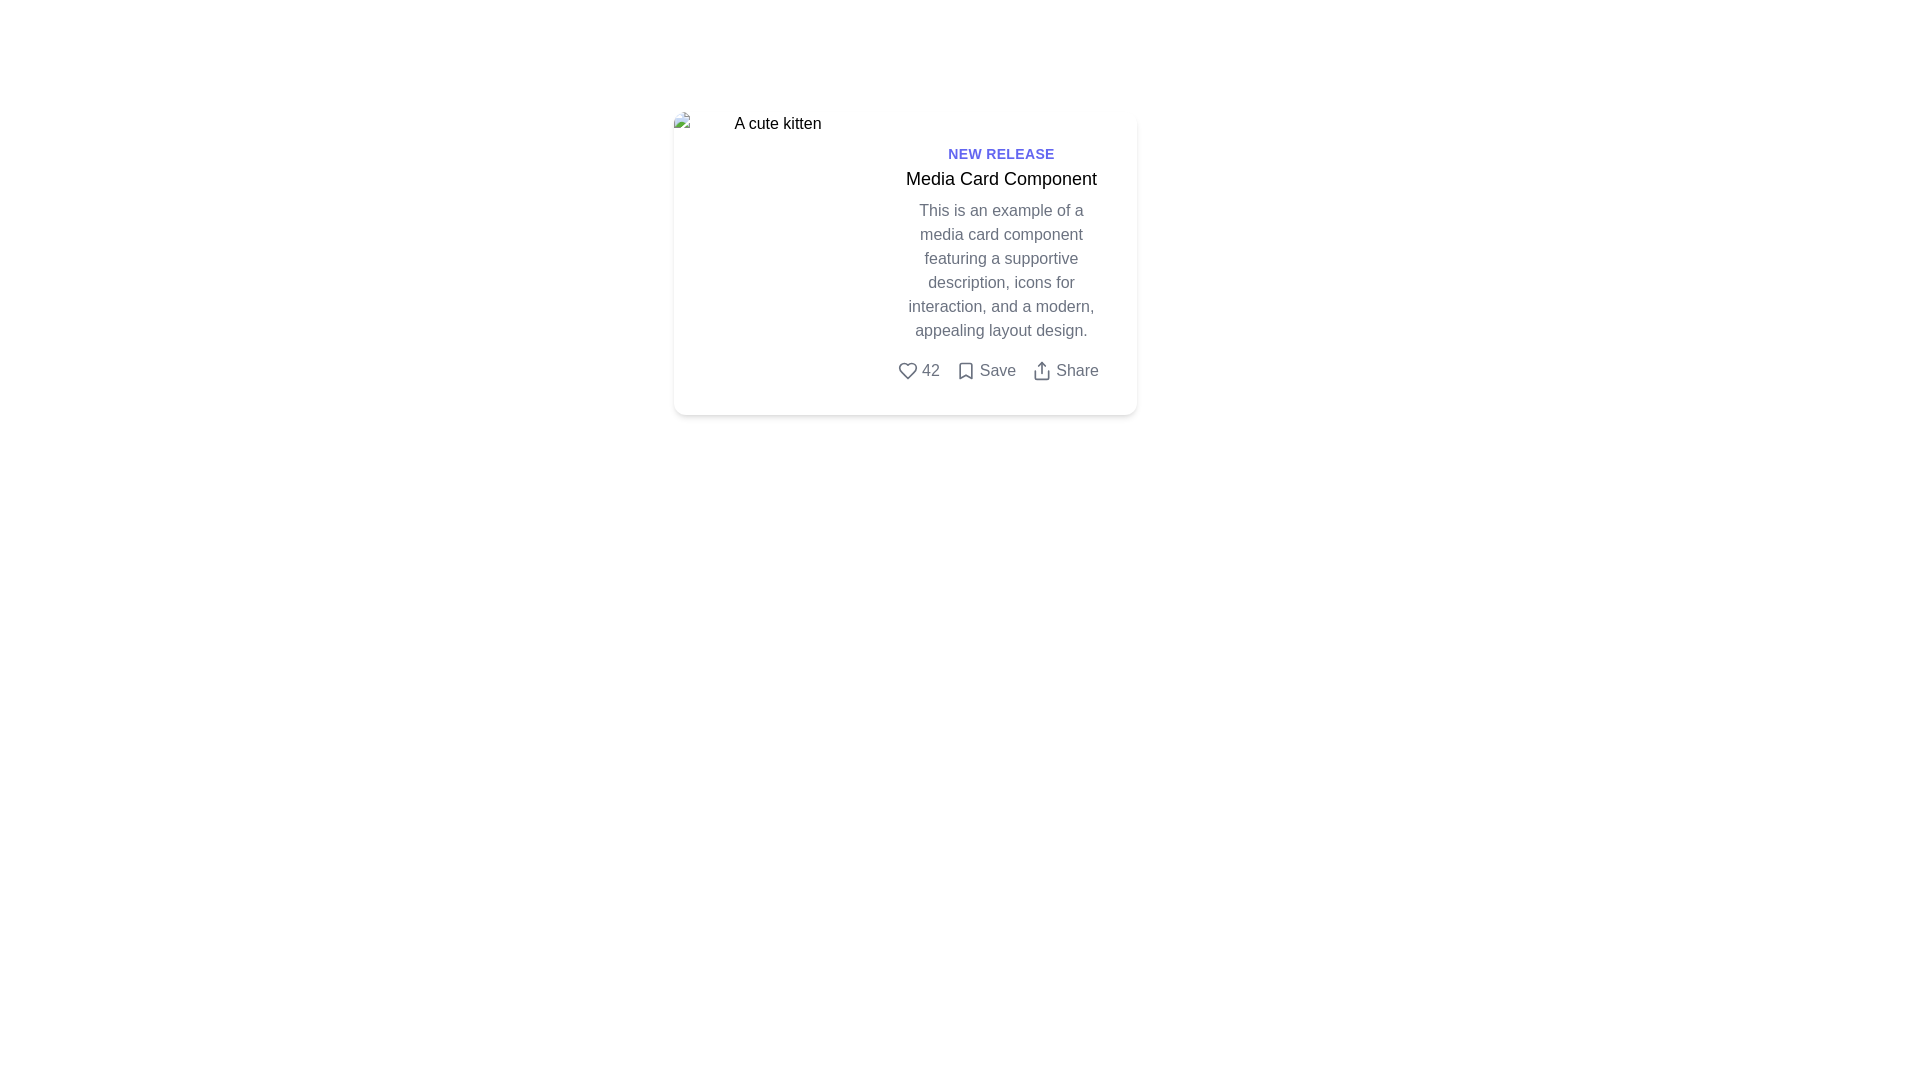  Describe the element at coordinates (986, 370) in the screenshot. I see `the clickable button labeled 'Save' with a bookmark icon` at that location.